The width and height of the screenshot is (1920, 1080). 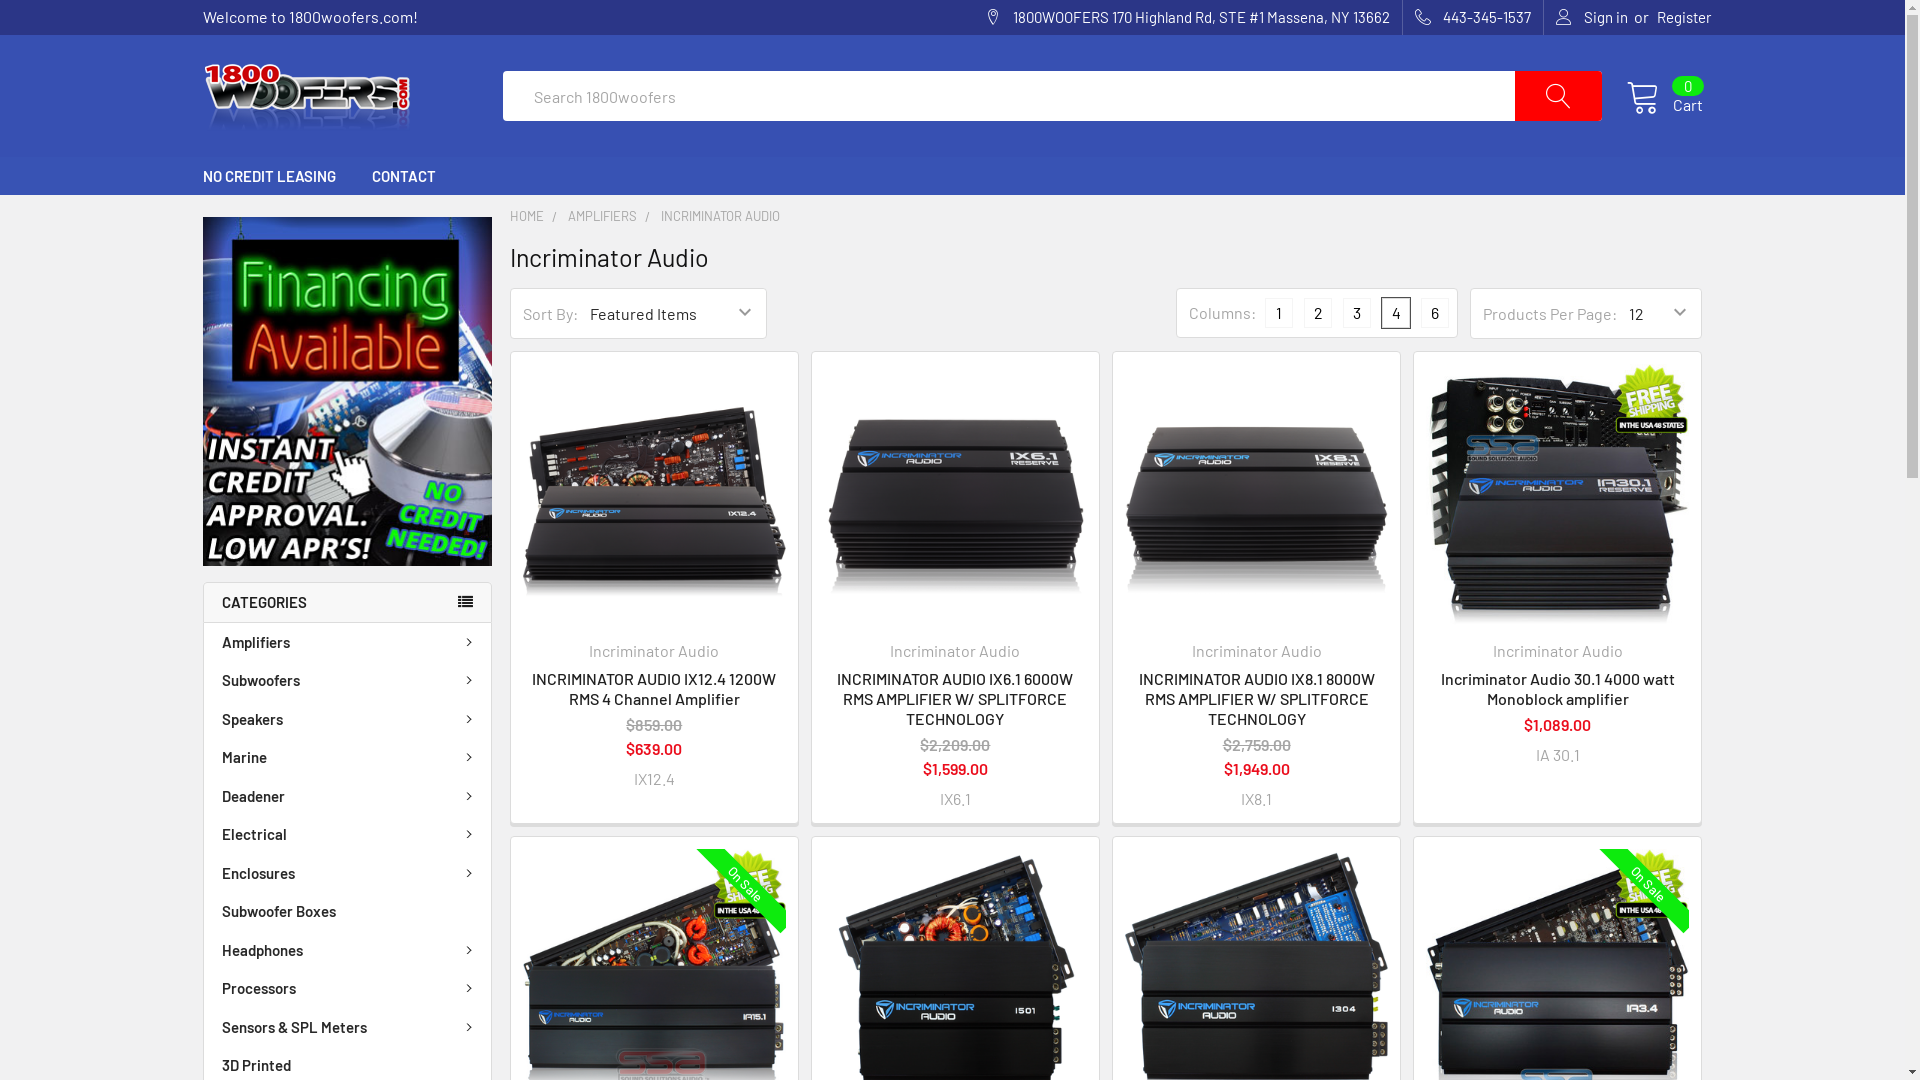 I want to click on 'Marine', so click(x=347, y=757).